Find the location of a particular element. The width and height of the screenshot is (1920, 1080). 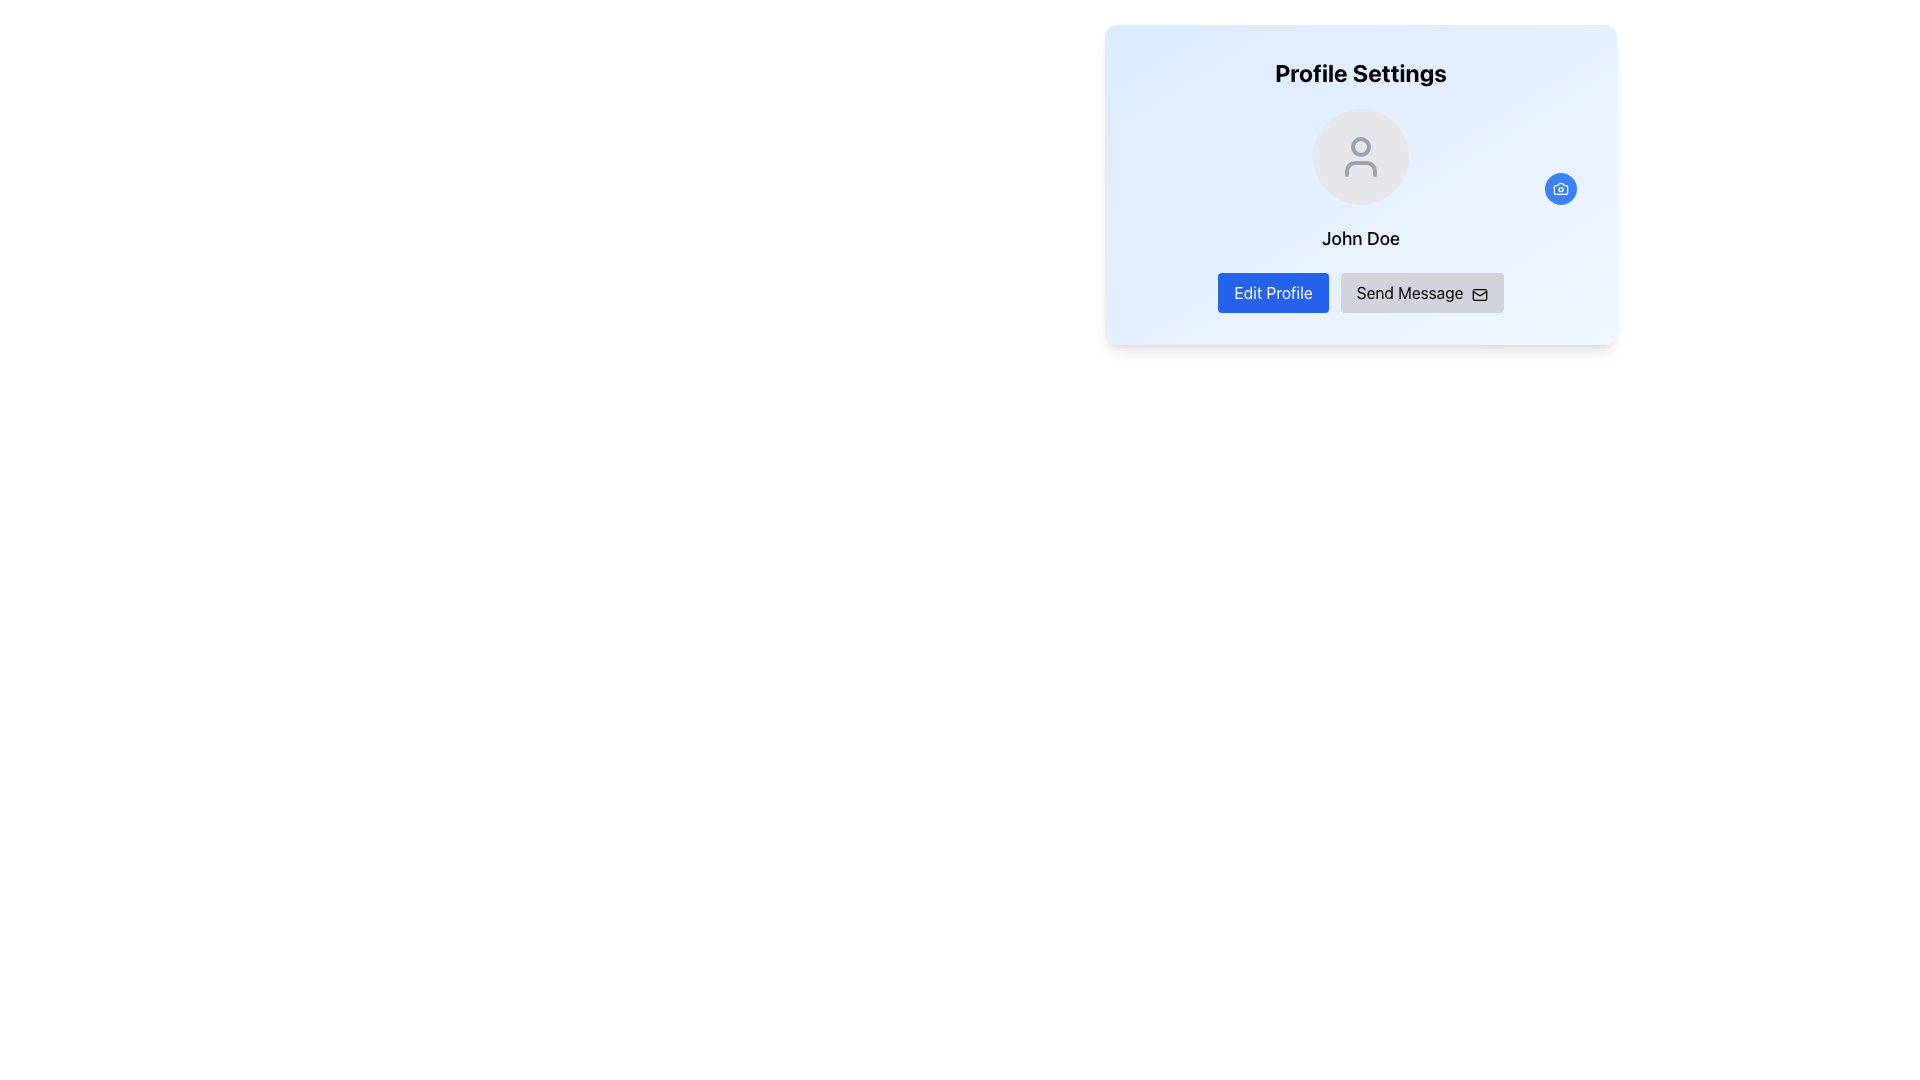

the second button in the Profile Settings section is located at coordinates (1421, 293).